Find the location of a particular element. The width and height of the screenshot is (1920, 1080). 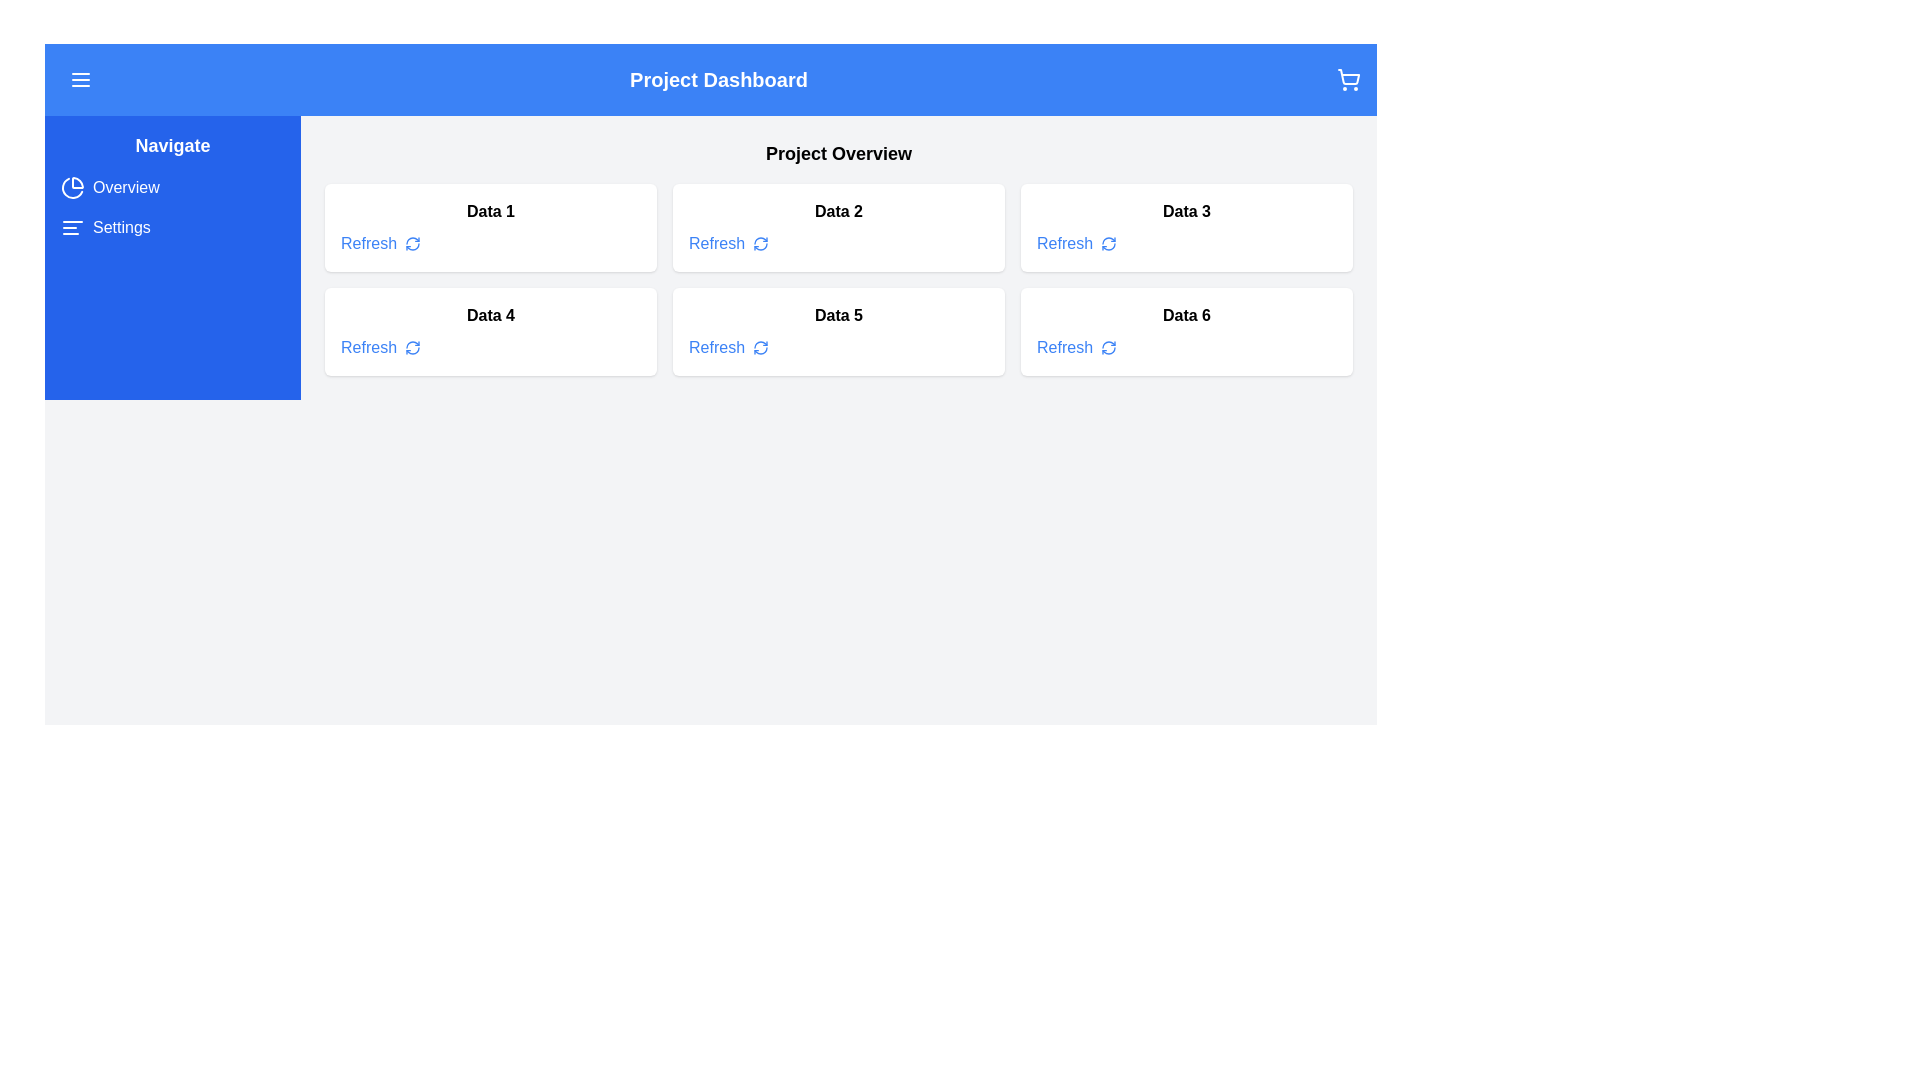

the circular refresh icon button with a blue stroke, located to the right of the 'Refresh' text in the 'Data 2' section of the Project Overview grid is located at coordinates (760, 242).